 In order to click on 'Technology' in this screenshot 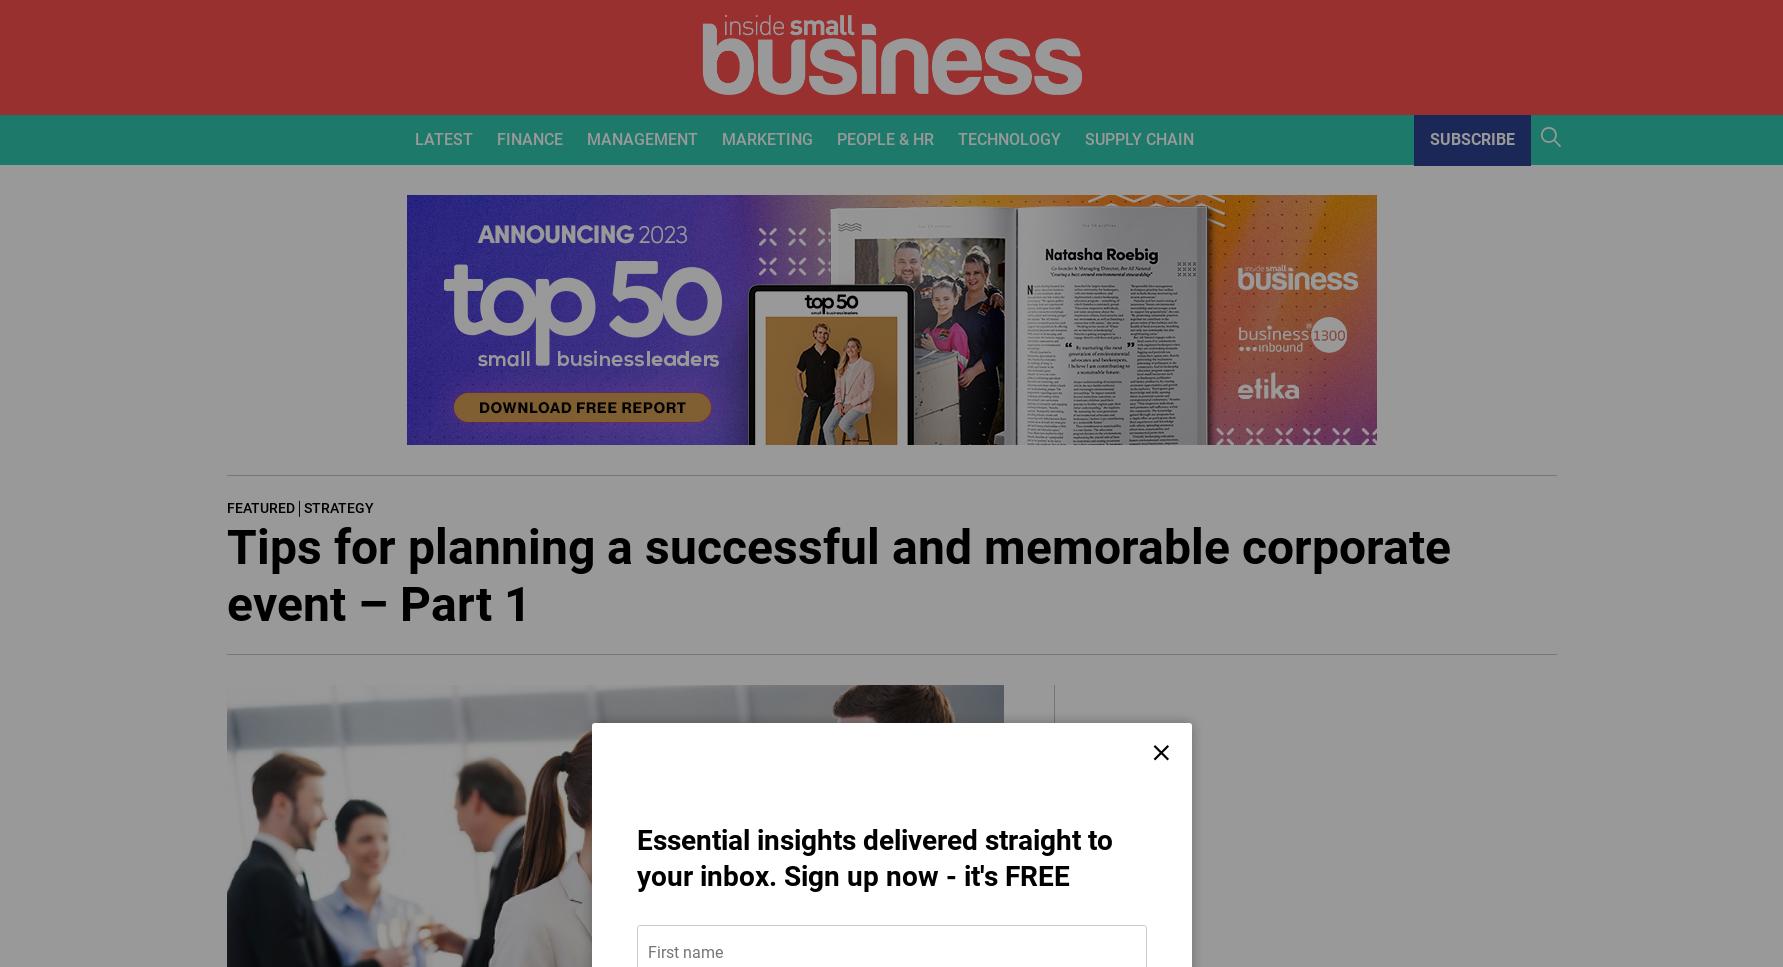, I will do `click(955, 137)`.